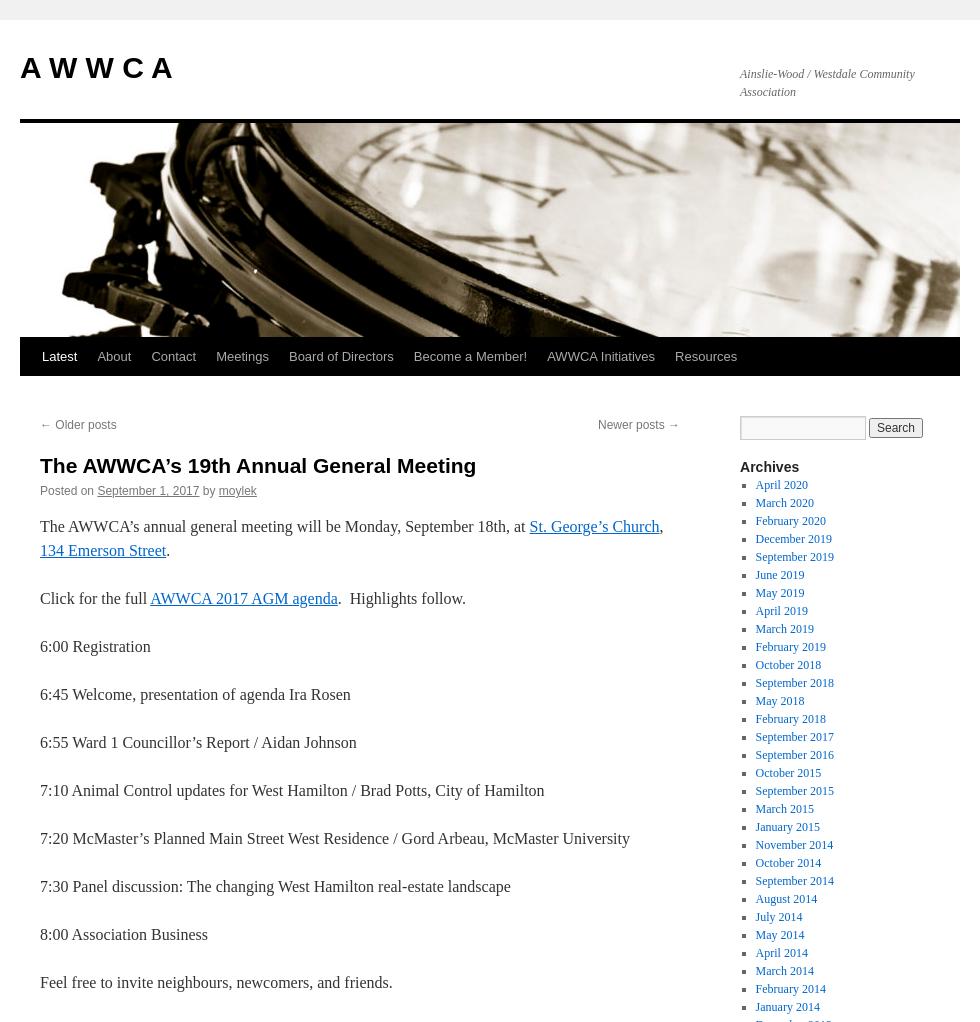  I want to click on 'February 2014', so click(789, 988).